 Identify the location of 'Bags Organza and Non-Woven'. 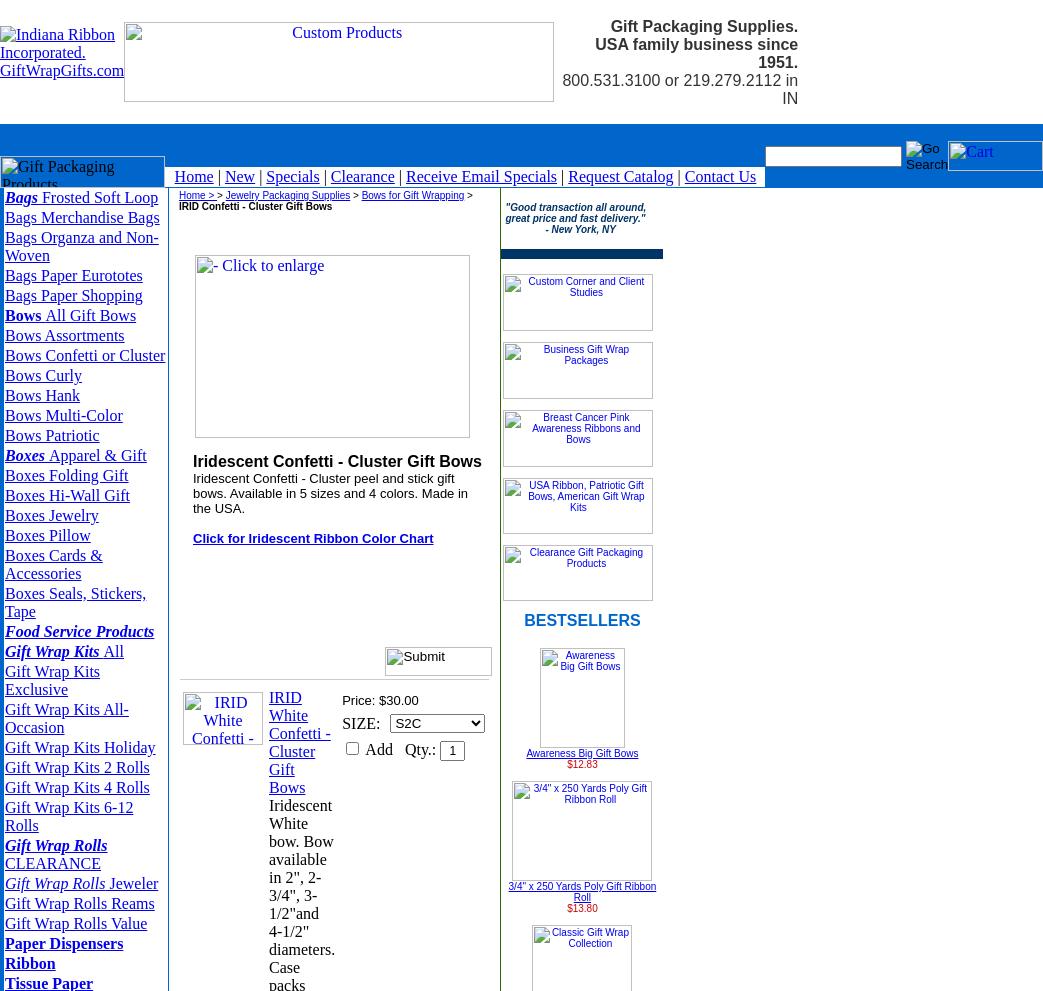
(81, 246).